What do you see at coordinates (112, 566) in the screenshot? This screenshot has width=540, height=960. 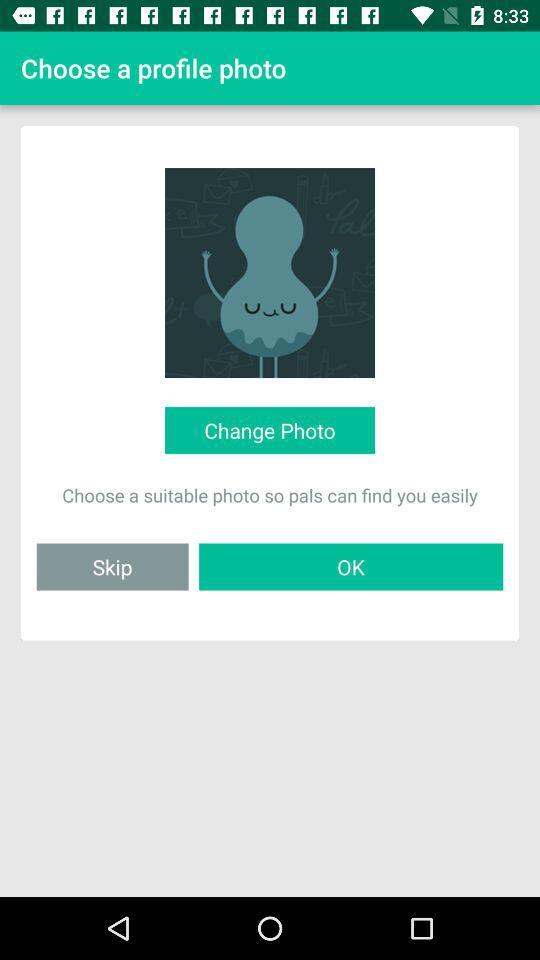 I see `item below the choose a suitable` at bounding box center [112, 566].